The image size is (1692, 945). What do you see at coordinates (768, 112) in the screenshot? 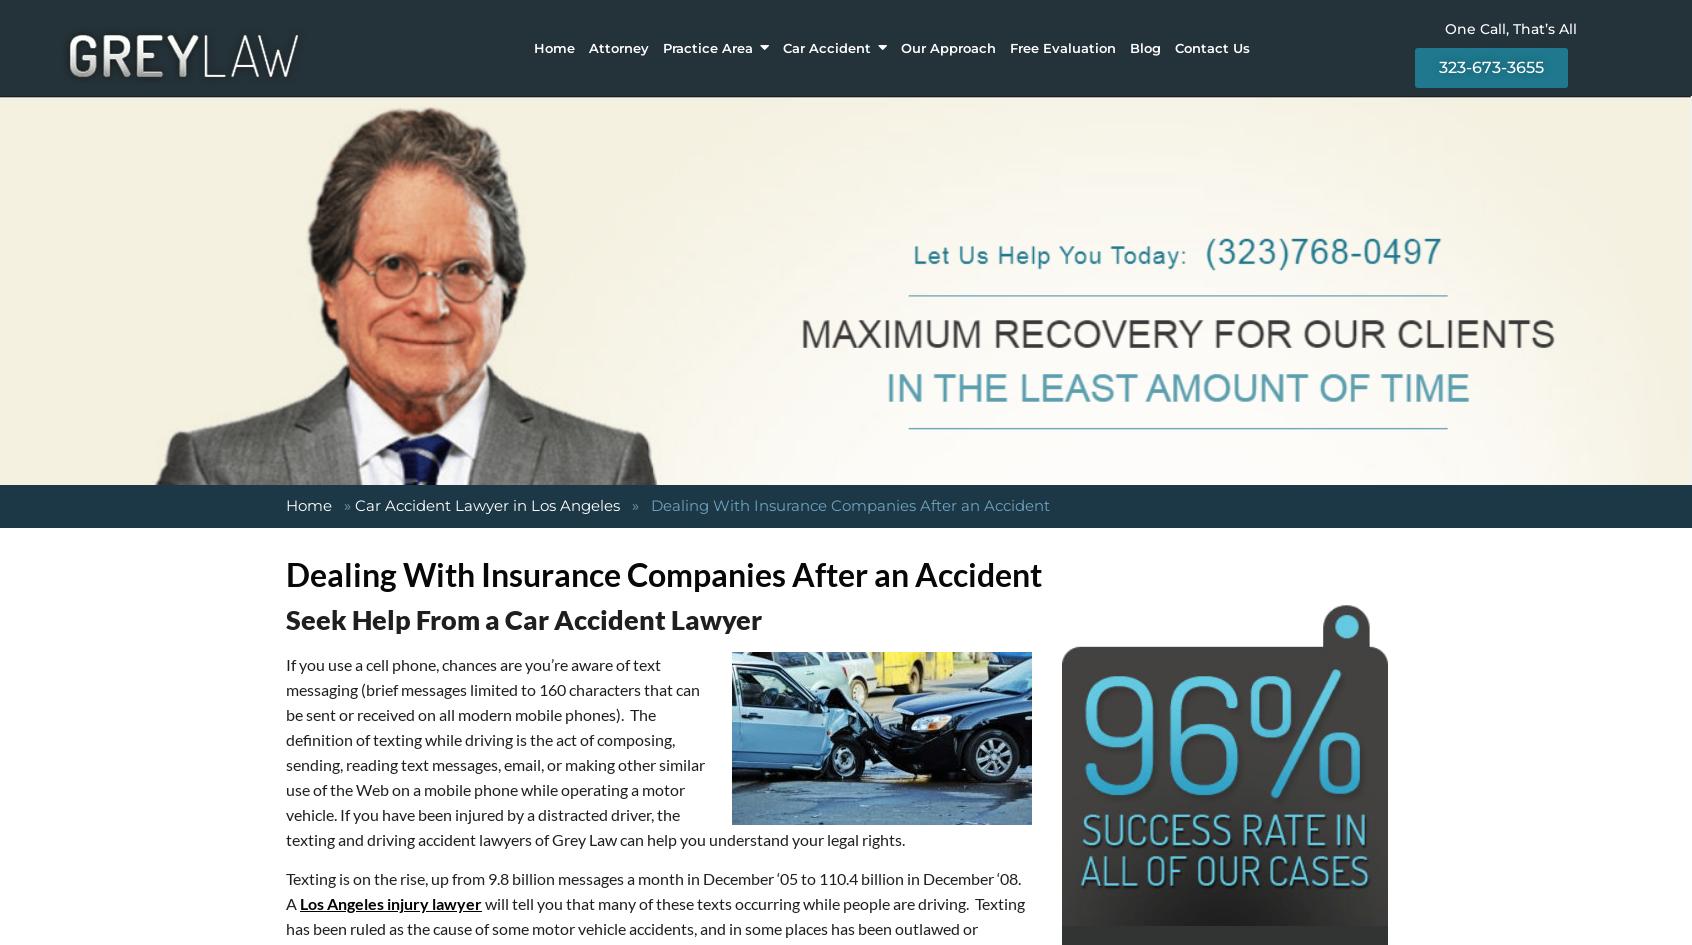
I see `'Filing A Police Report After A Car Accident'` at bounding box center [768, 112].